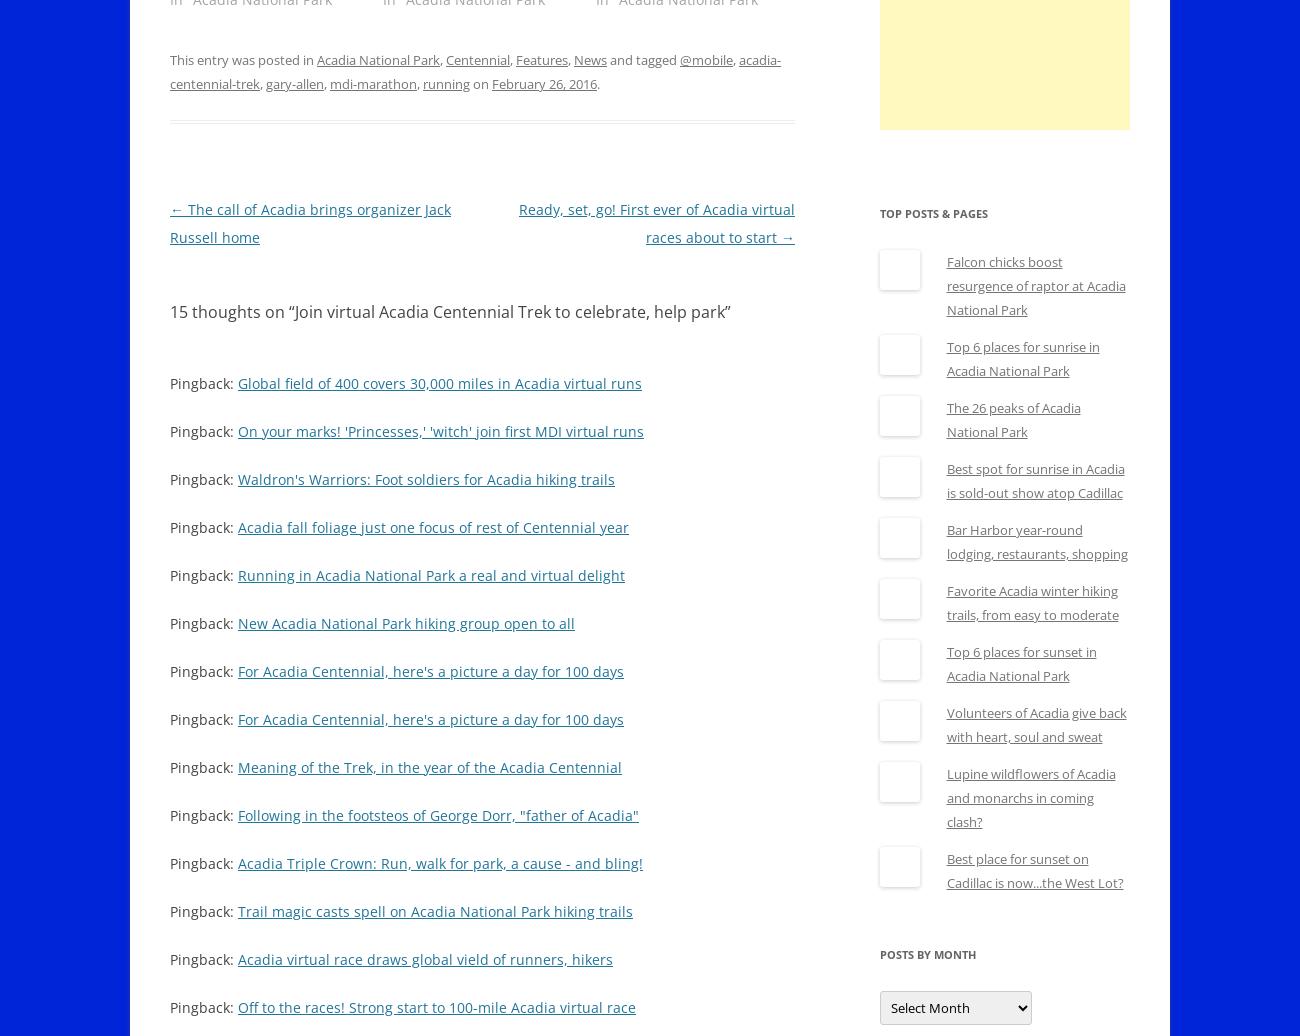 This screenshot has height=1036, width=1300. Describe the element at coordinates (406, 623) in the screenshot. I see `'New Acadia National Park hiking group open to all'` at that location.